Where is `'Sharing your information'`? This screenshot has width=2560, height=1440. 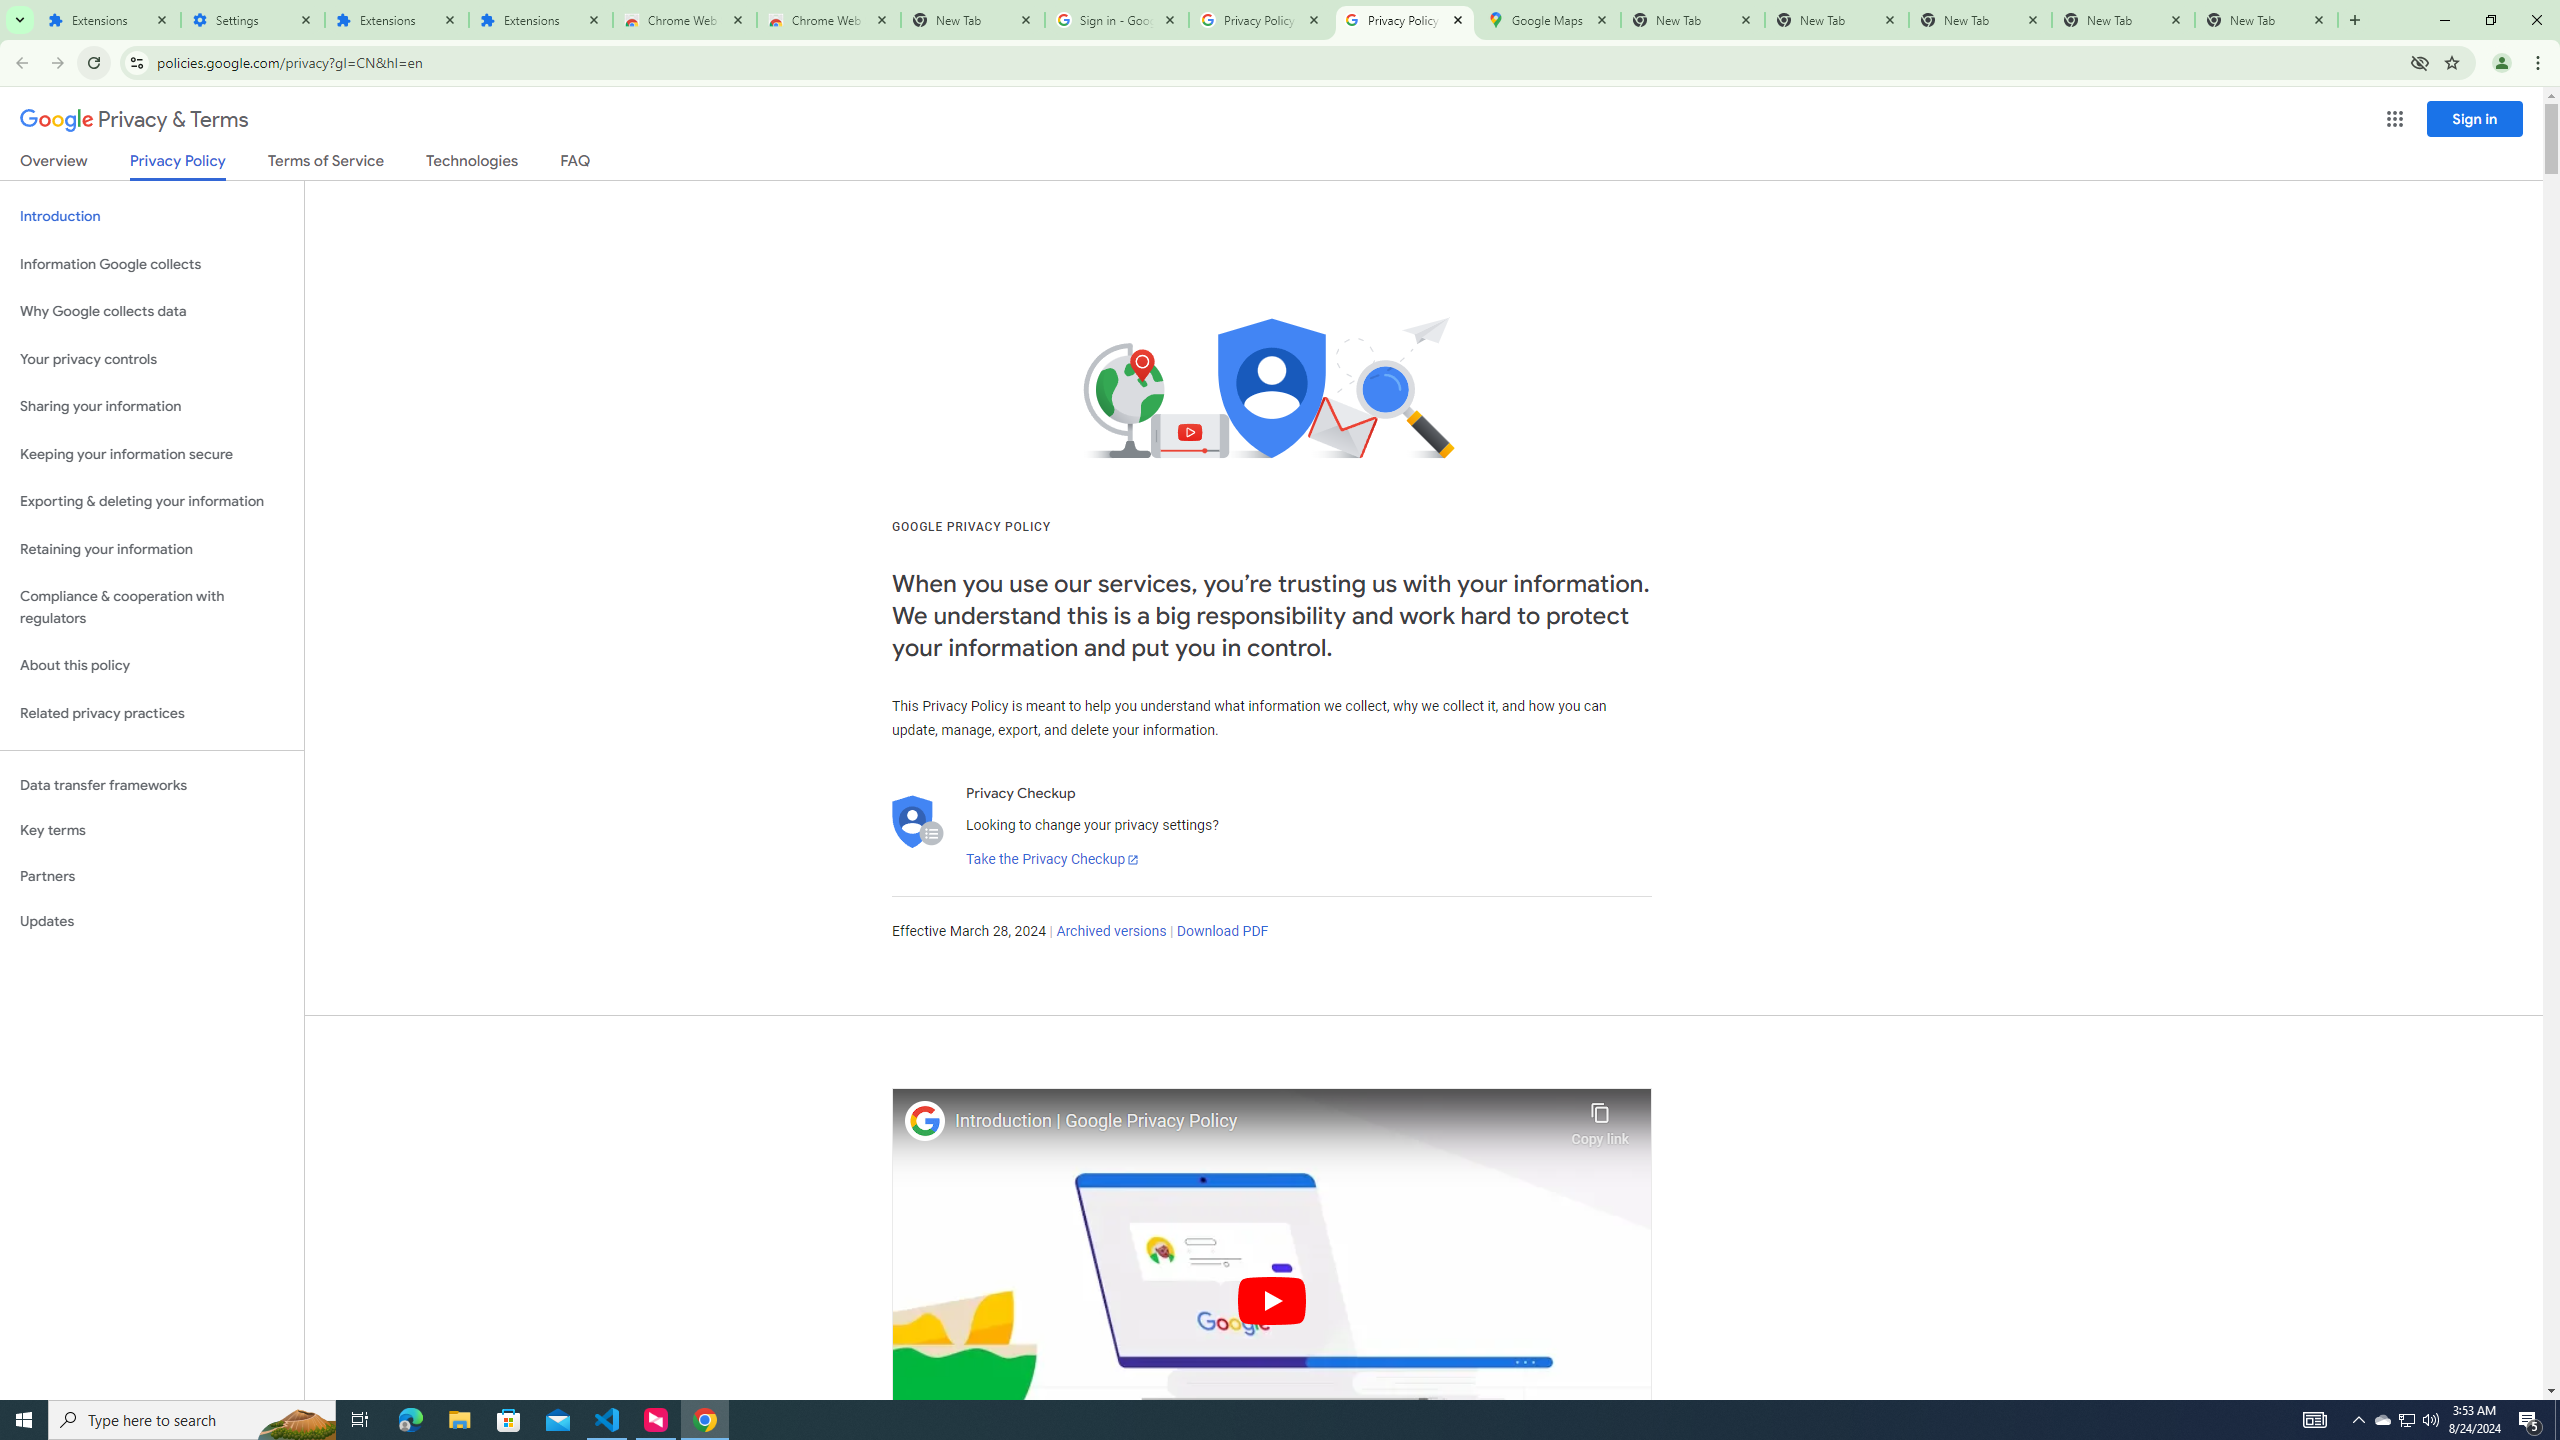 'Sharing your information' is located at coordinates (151, 405).